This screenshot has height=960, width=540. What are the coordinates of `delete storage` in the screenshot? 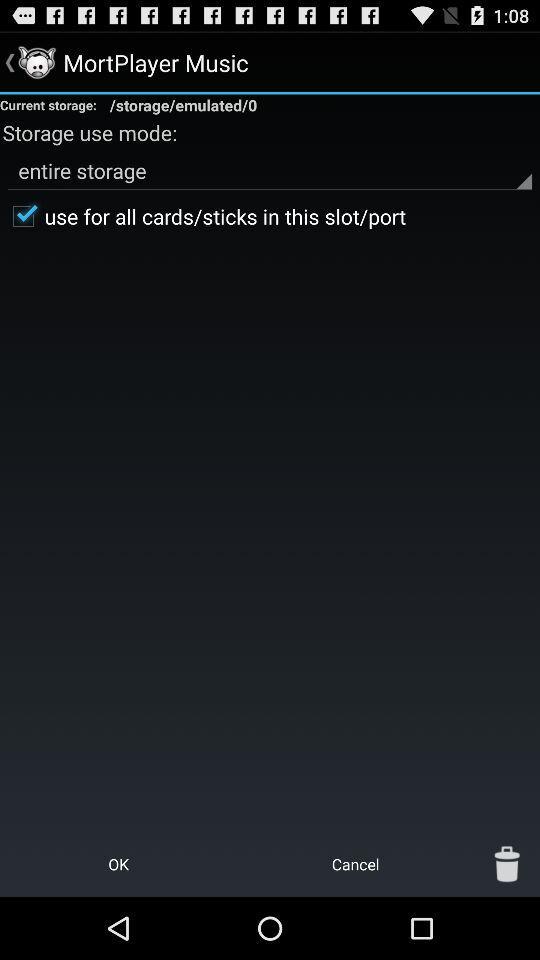 It's located at (507, 863).